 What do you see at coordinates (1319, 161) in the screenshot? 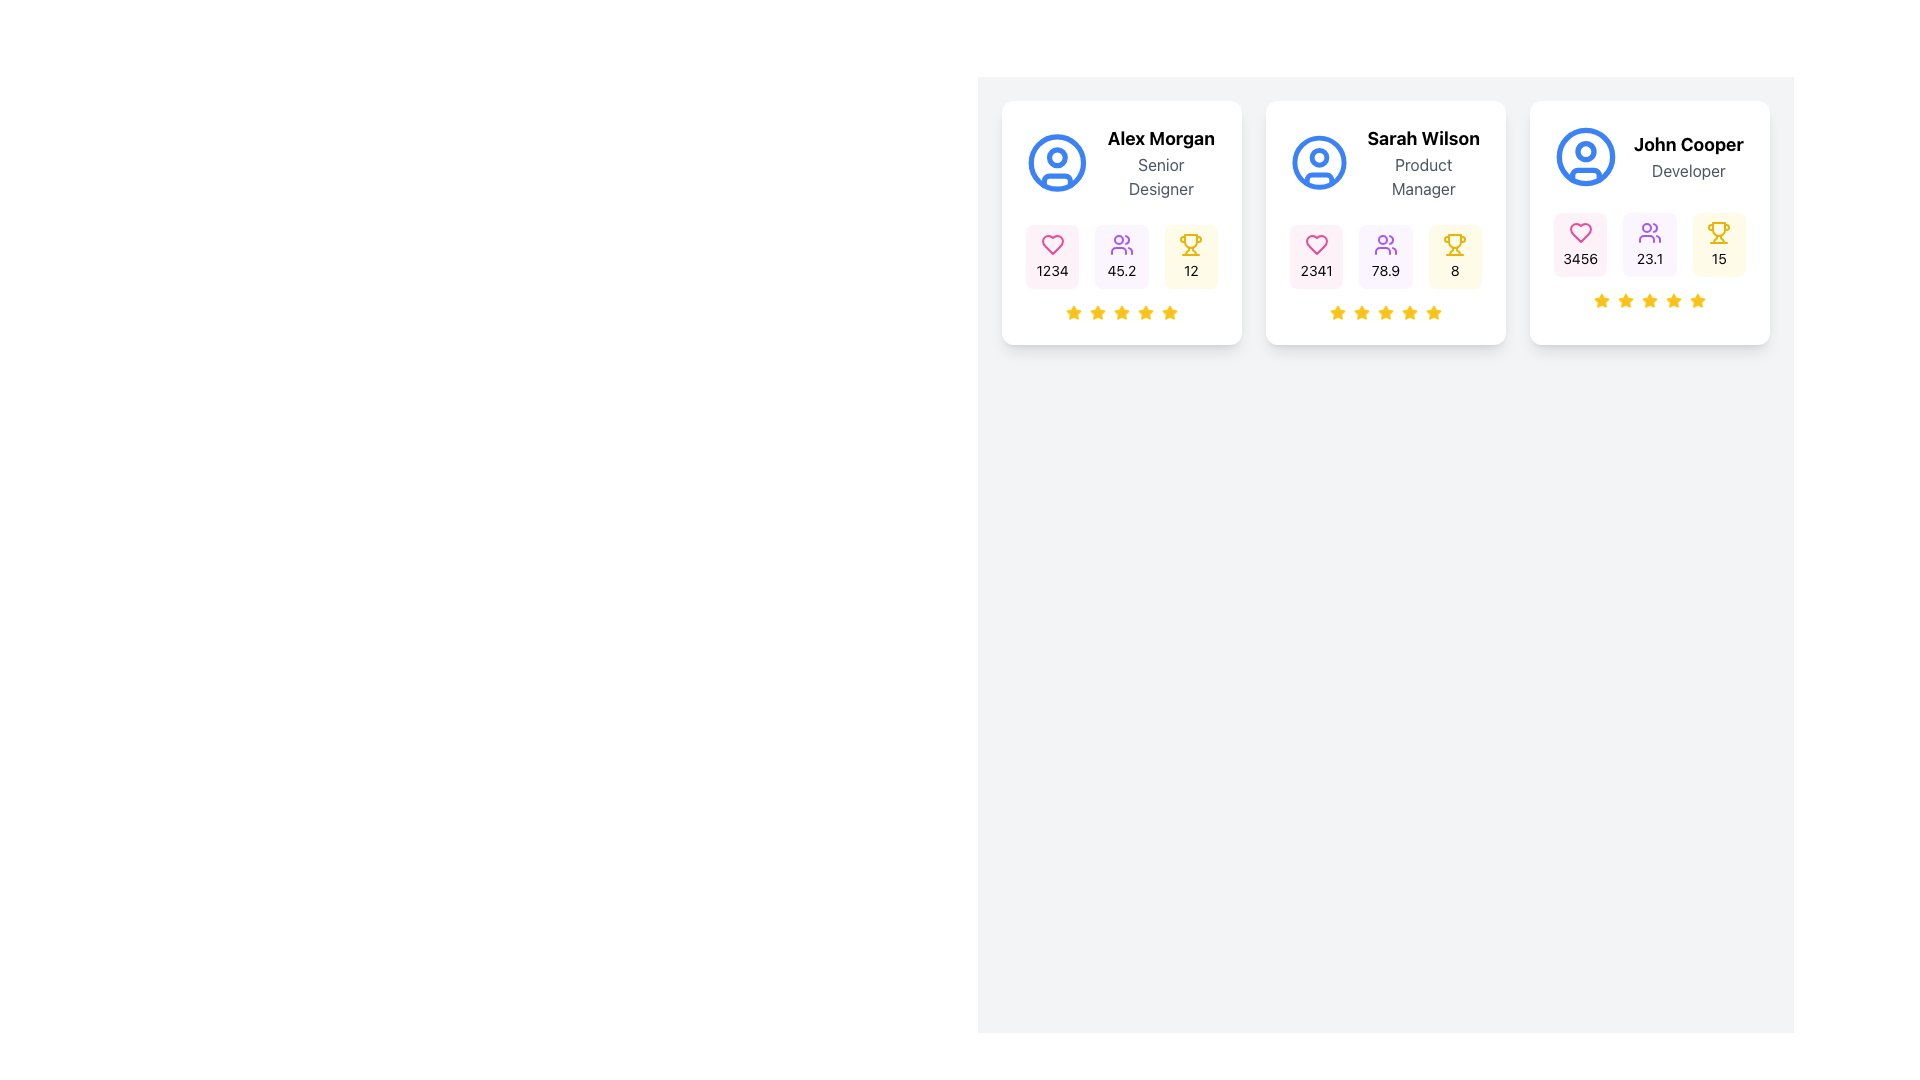
I see `the profile icon representing 'Sarah Wilson', located at the top-left corner of her profile card, above the text 'Sarah Wilson' and 'Product Manager'` at bounding box center [1319, 161].